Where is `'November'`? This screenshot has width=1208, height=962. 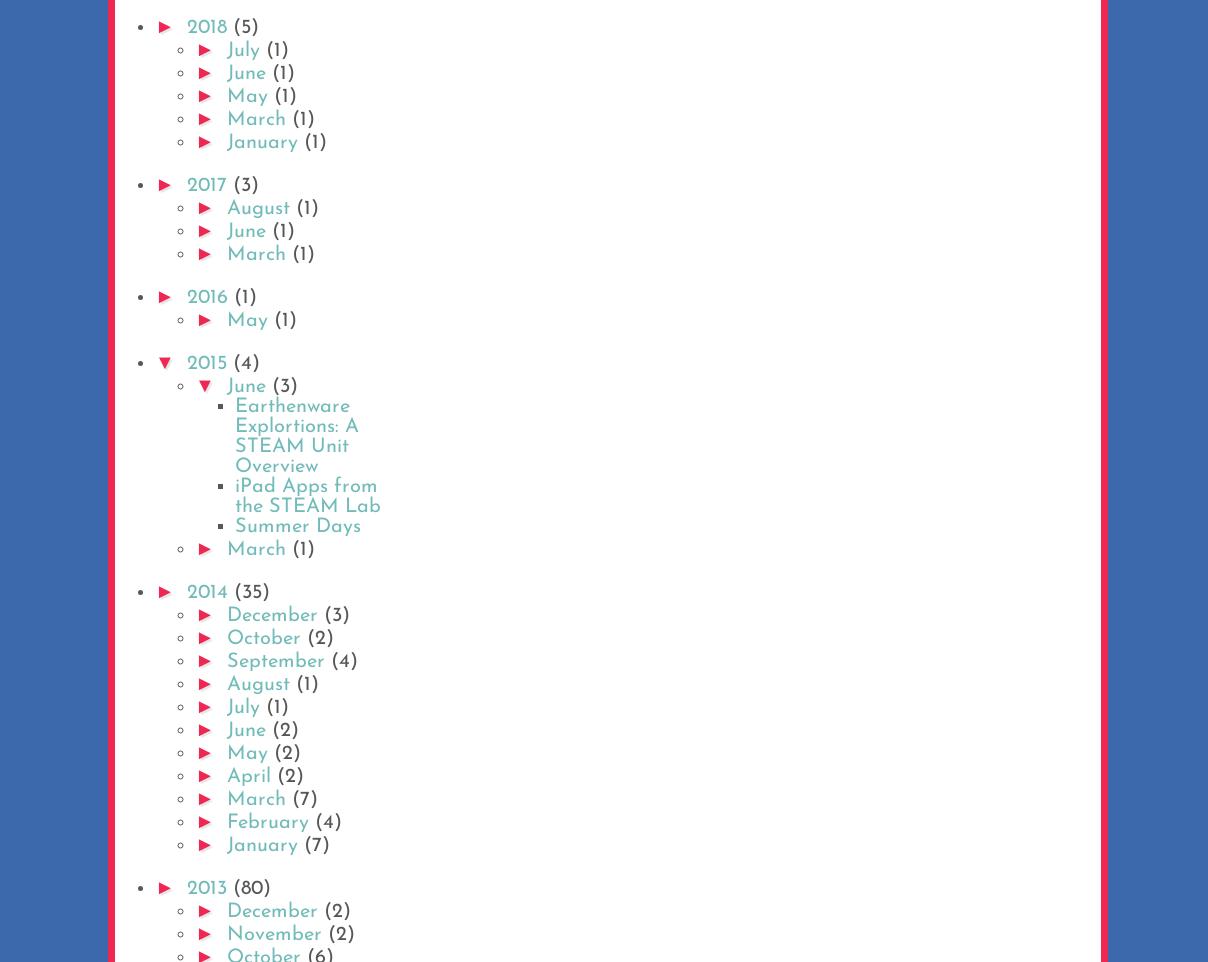
'November' is located at coordinates (276, 934).